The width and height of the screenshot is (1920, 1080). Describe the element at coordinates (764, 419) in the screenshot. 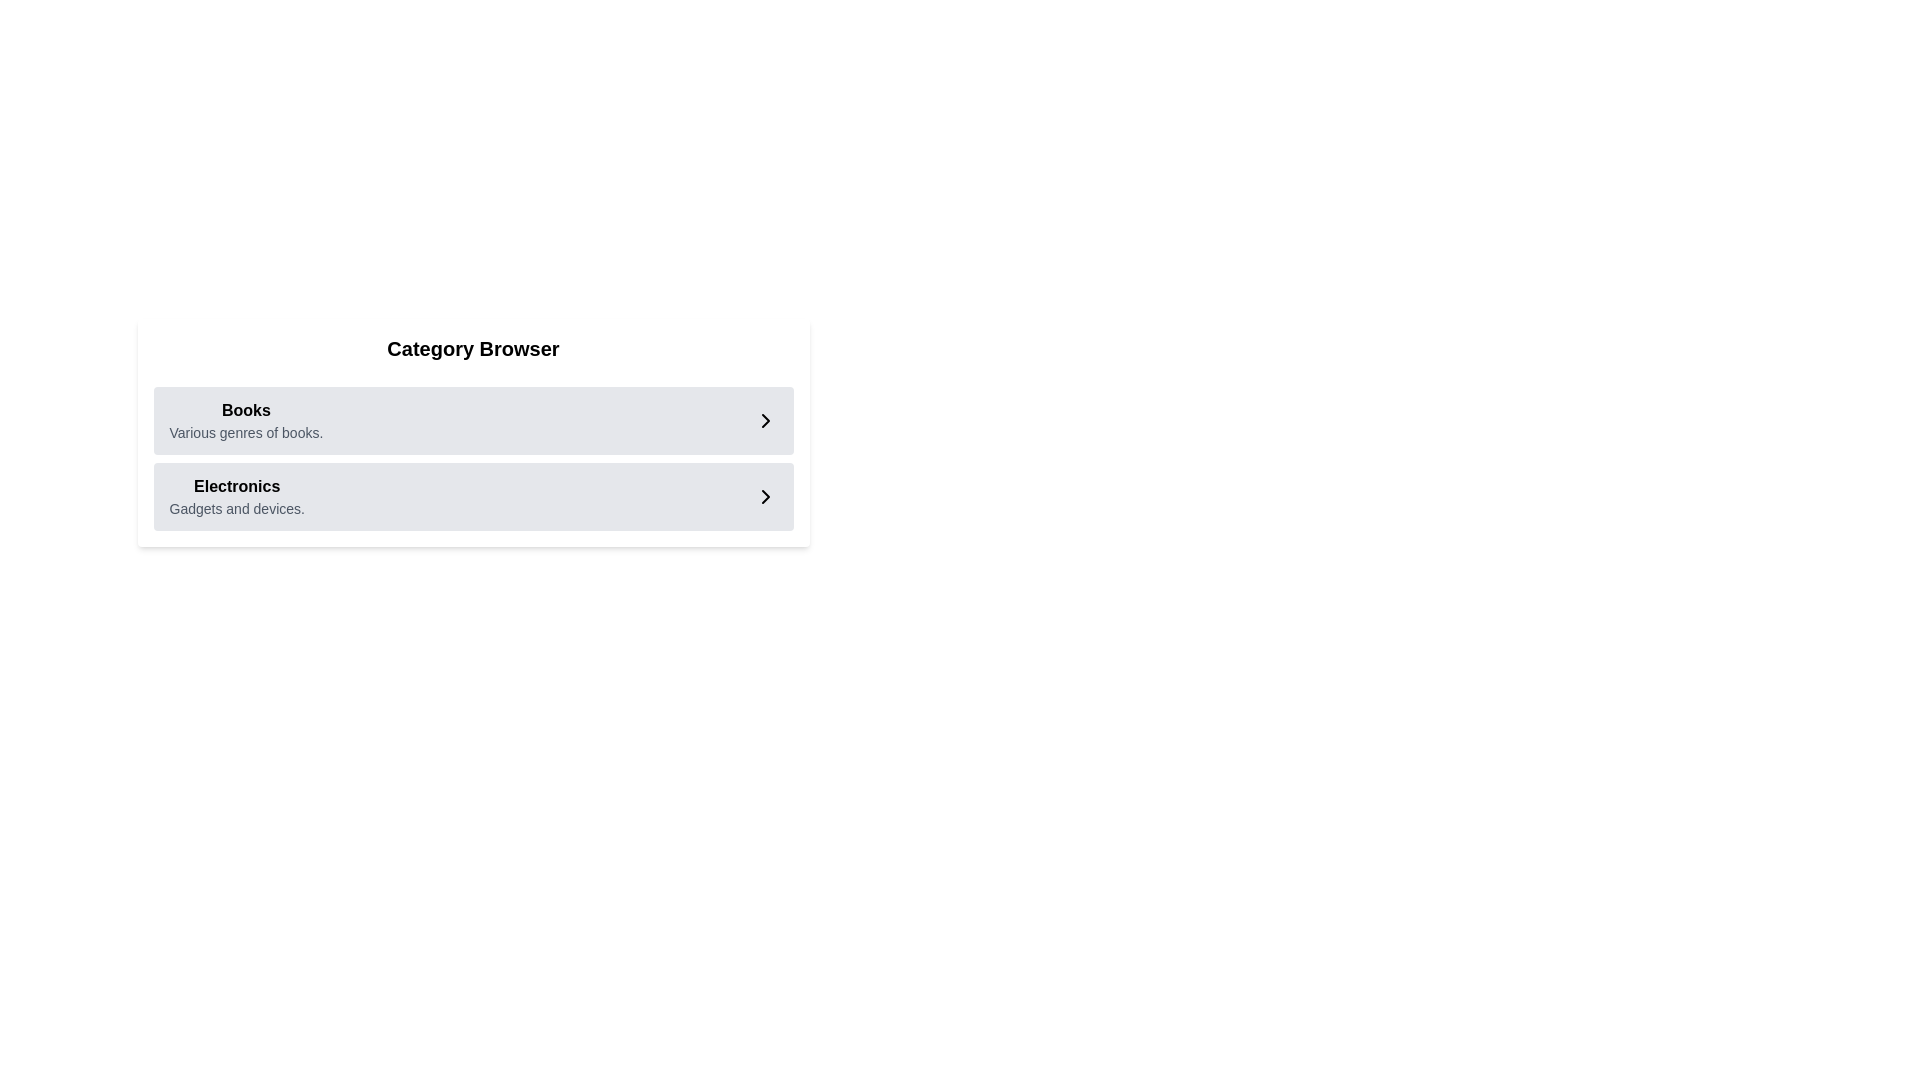

I see `the right-facing chevron icon located at the rightmost side of the 'Books' list item row` at that location.